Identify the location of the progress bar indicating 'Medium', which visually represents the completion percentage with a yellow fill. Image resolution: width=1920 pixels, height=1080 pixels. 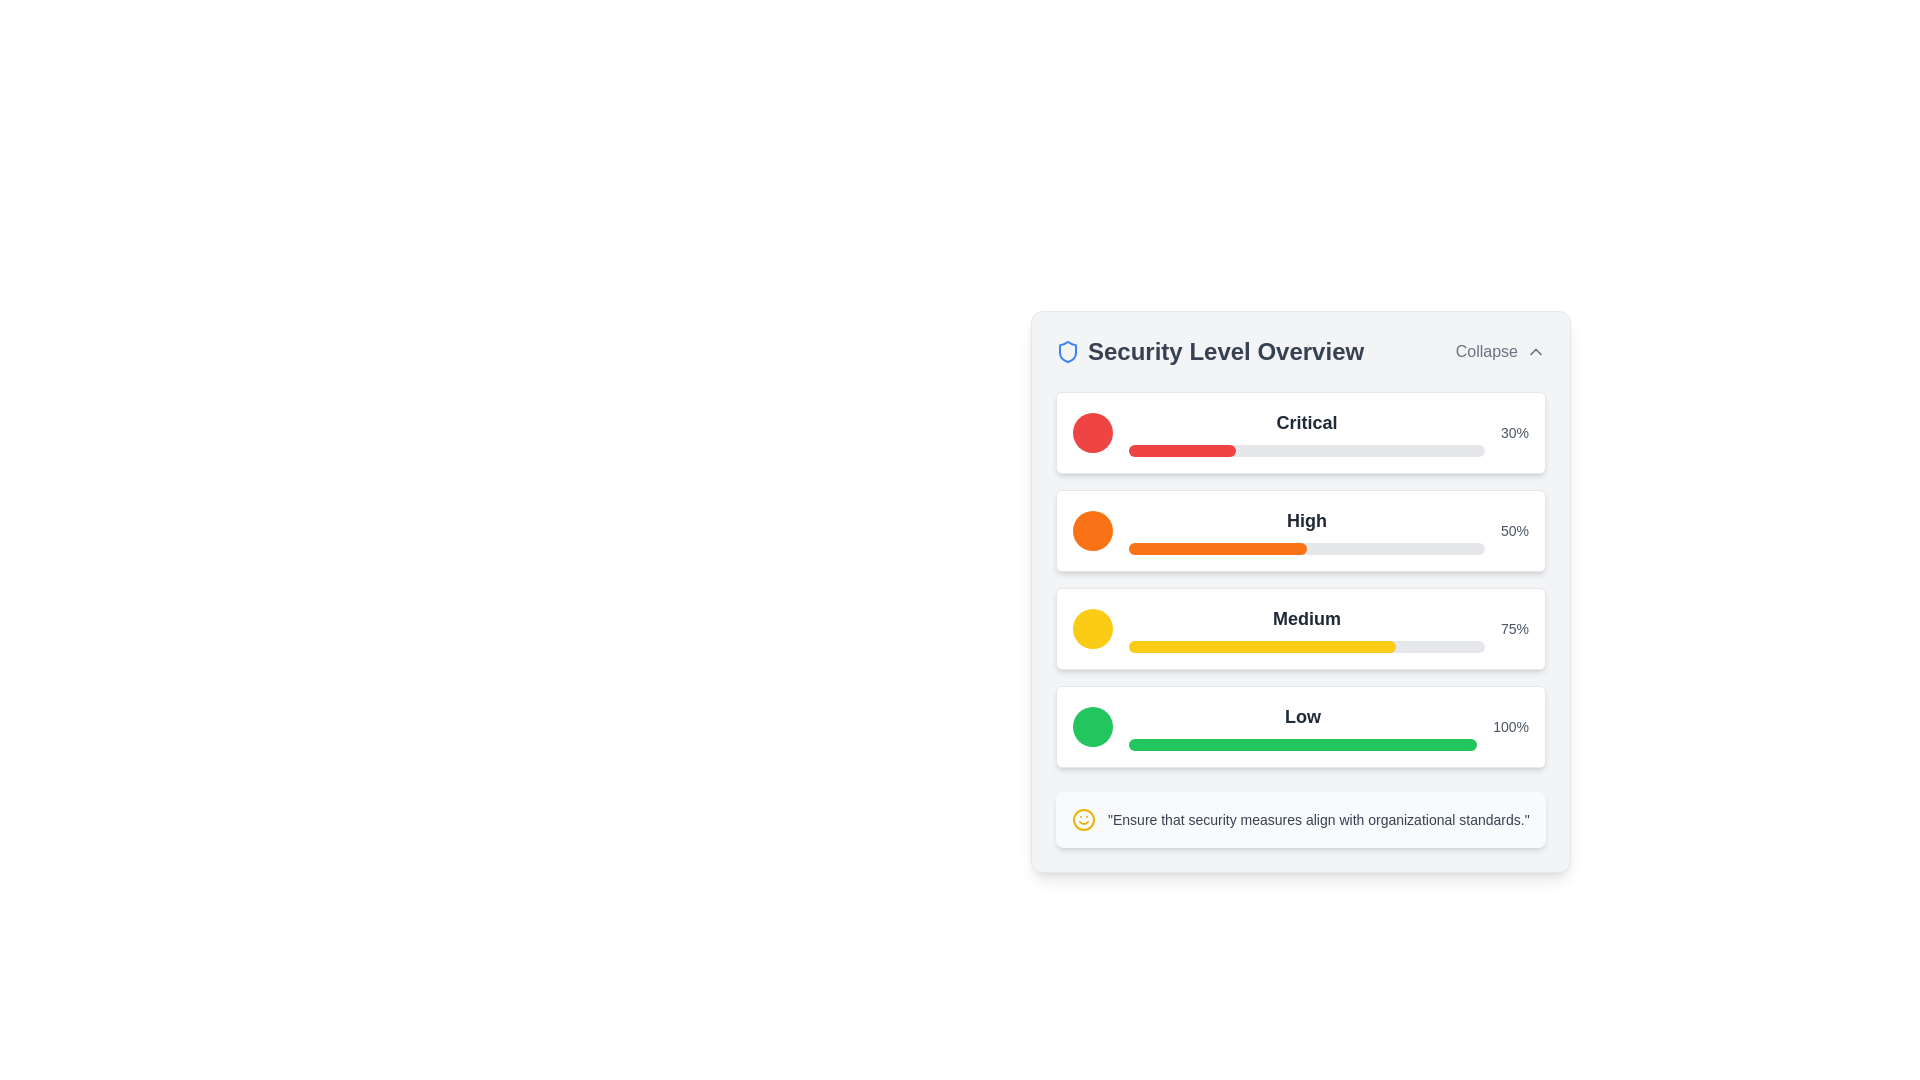
(1306, 647).